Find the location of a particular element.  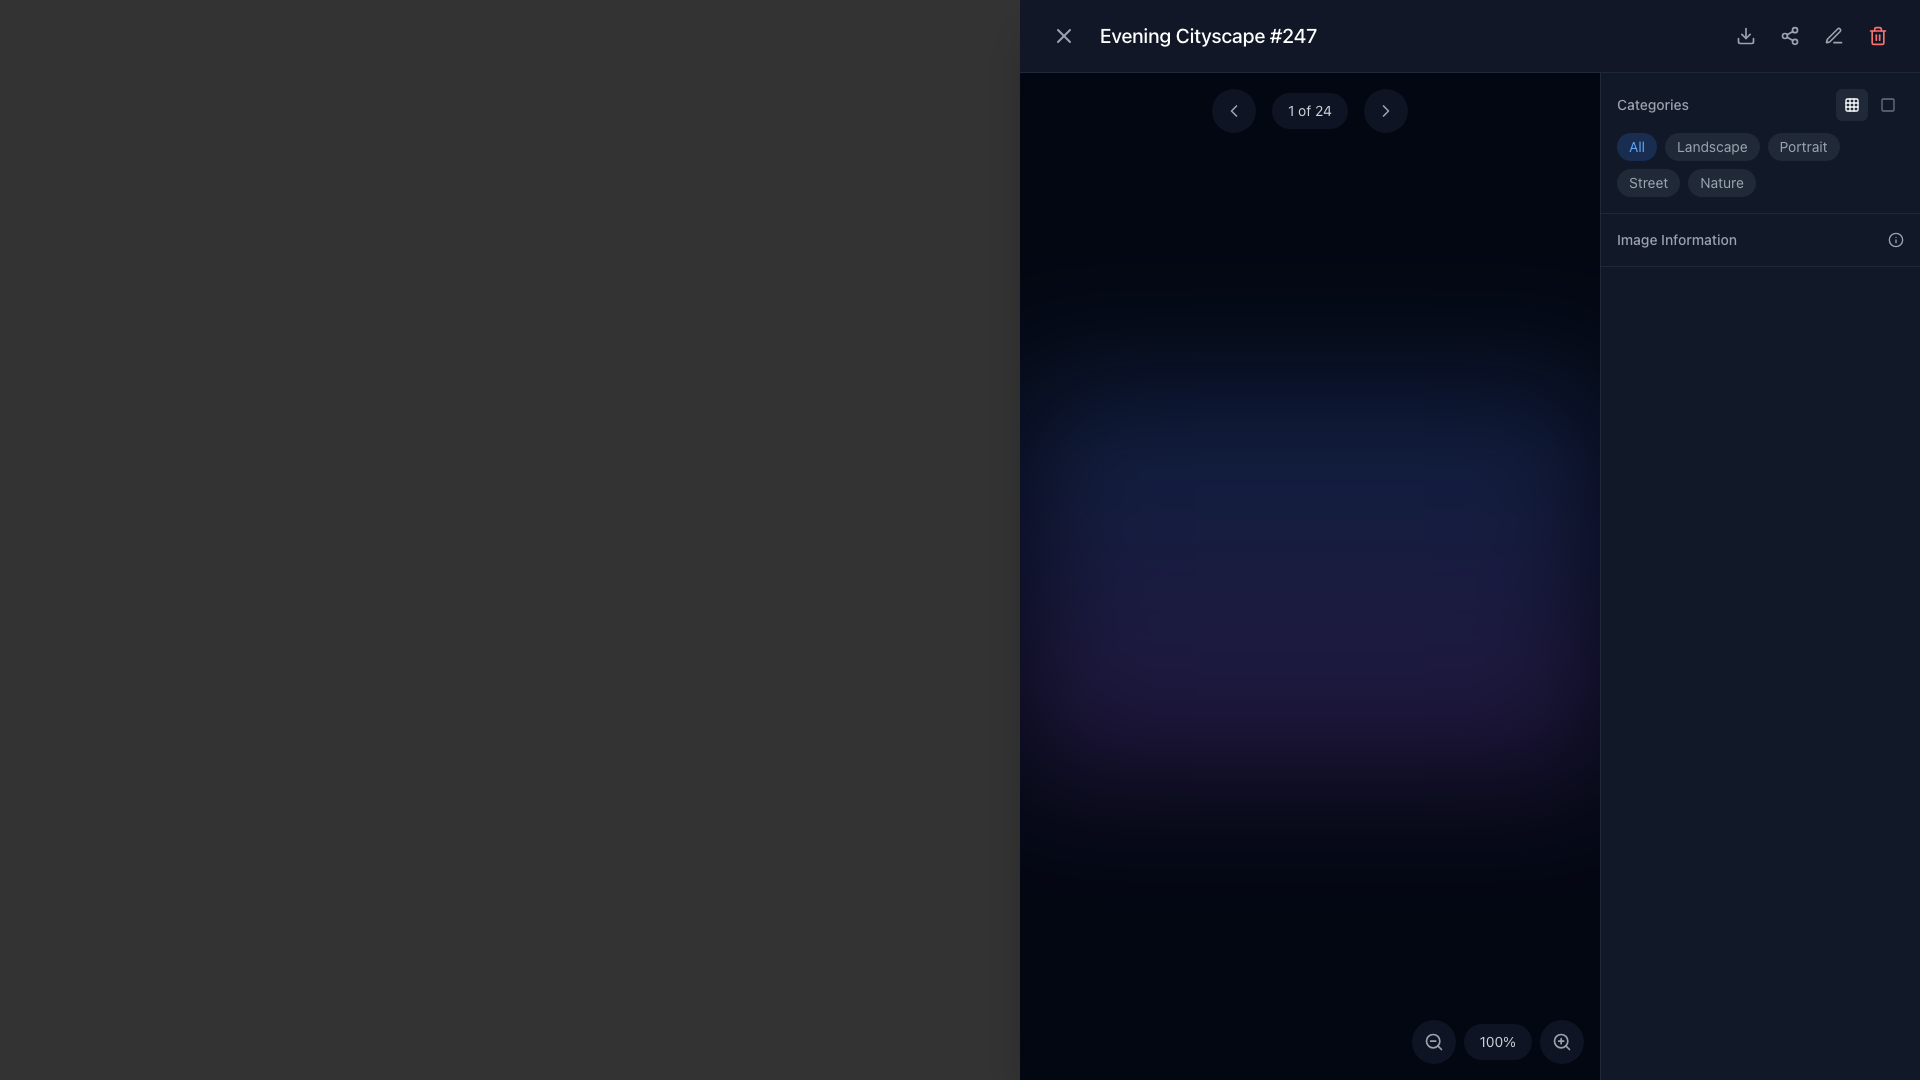

the navigation button located to the right of the central label '1 of 24' is located at coordinates (1384, 111).